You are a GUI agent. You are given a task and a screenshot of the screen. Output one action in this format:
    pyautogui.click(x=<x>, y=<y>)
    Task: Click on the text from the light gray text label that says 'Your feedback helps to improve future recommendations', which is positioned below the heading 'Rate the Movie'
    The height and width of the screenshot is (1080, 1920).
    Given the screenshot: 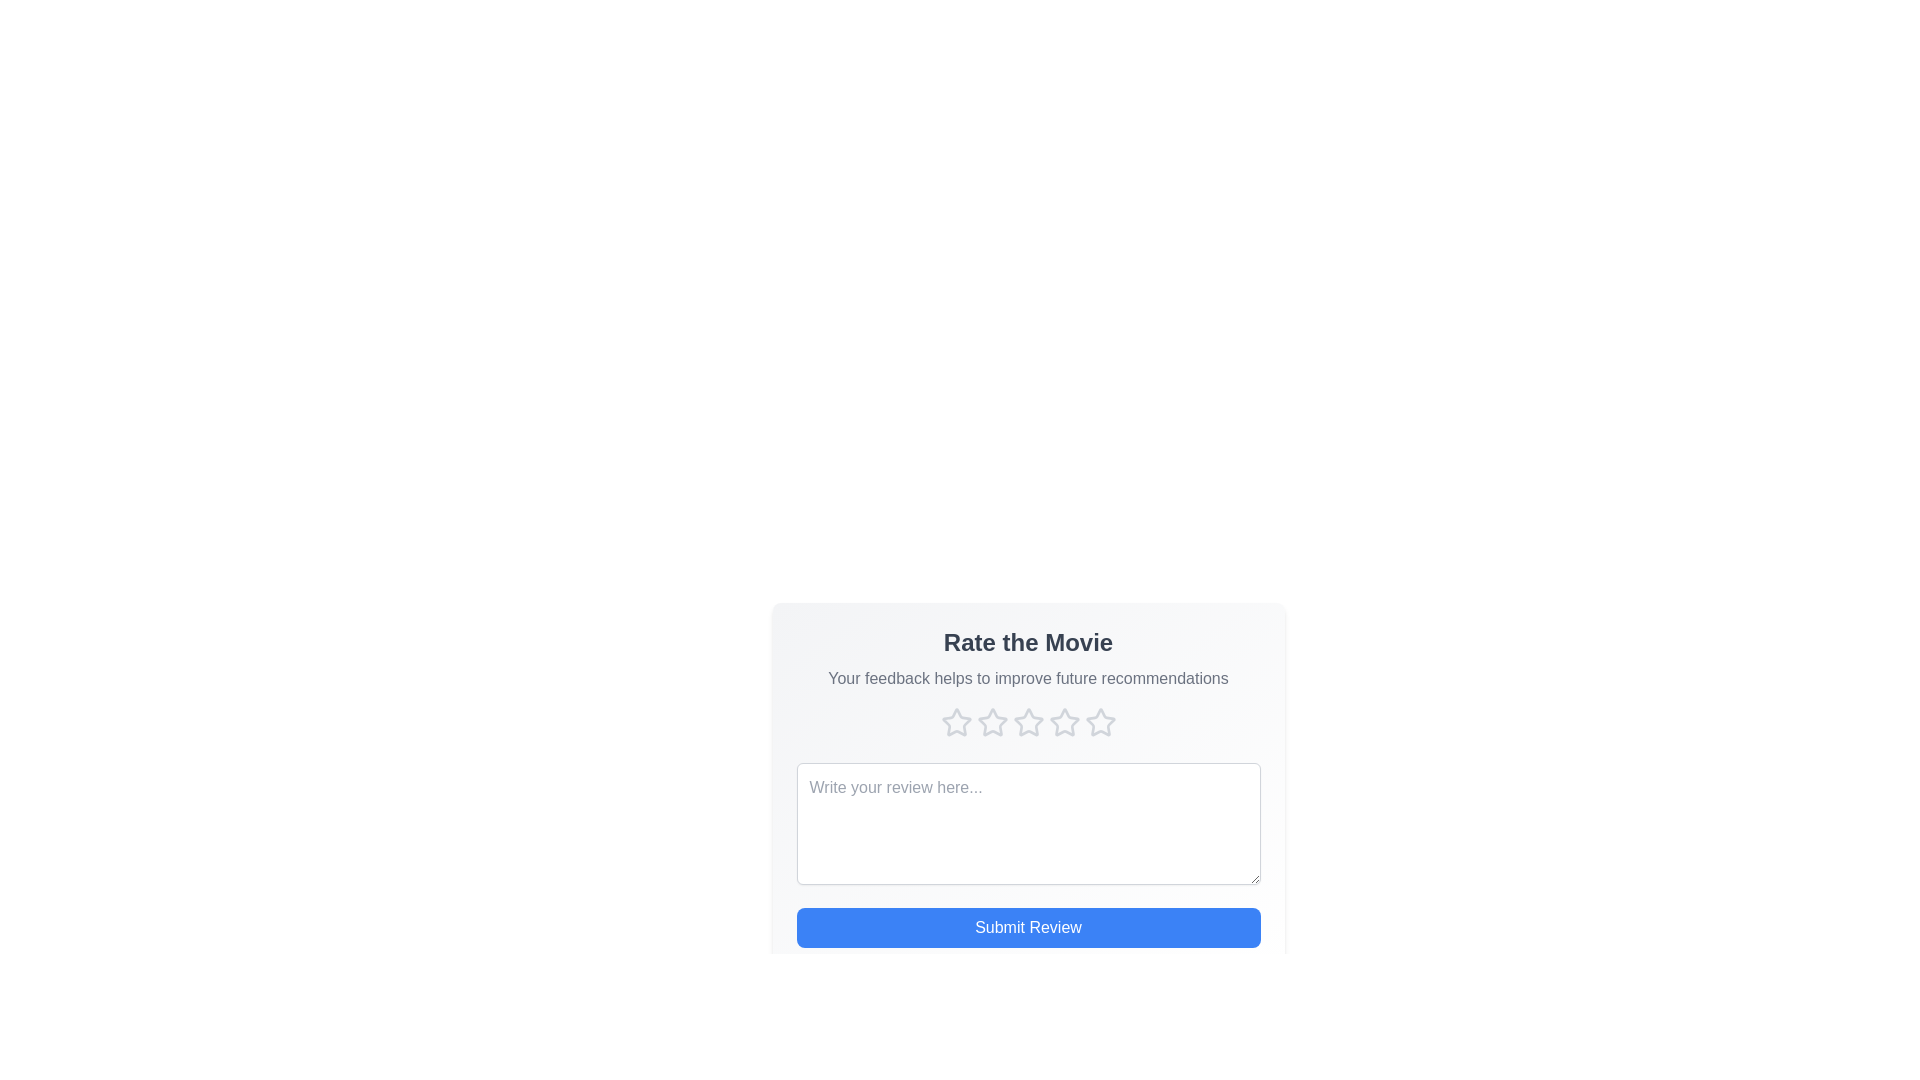 What is the action you would take?
    pyautogui.click(x=1028, y=677)
    